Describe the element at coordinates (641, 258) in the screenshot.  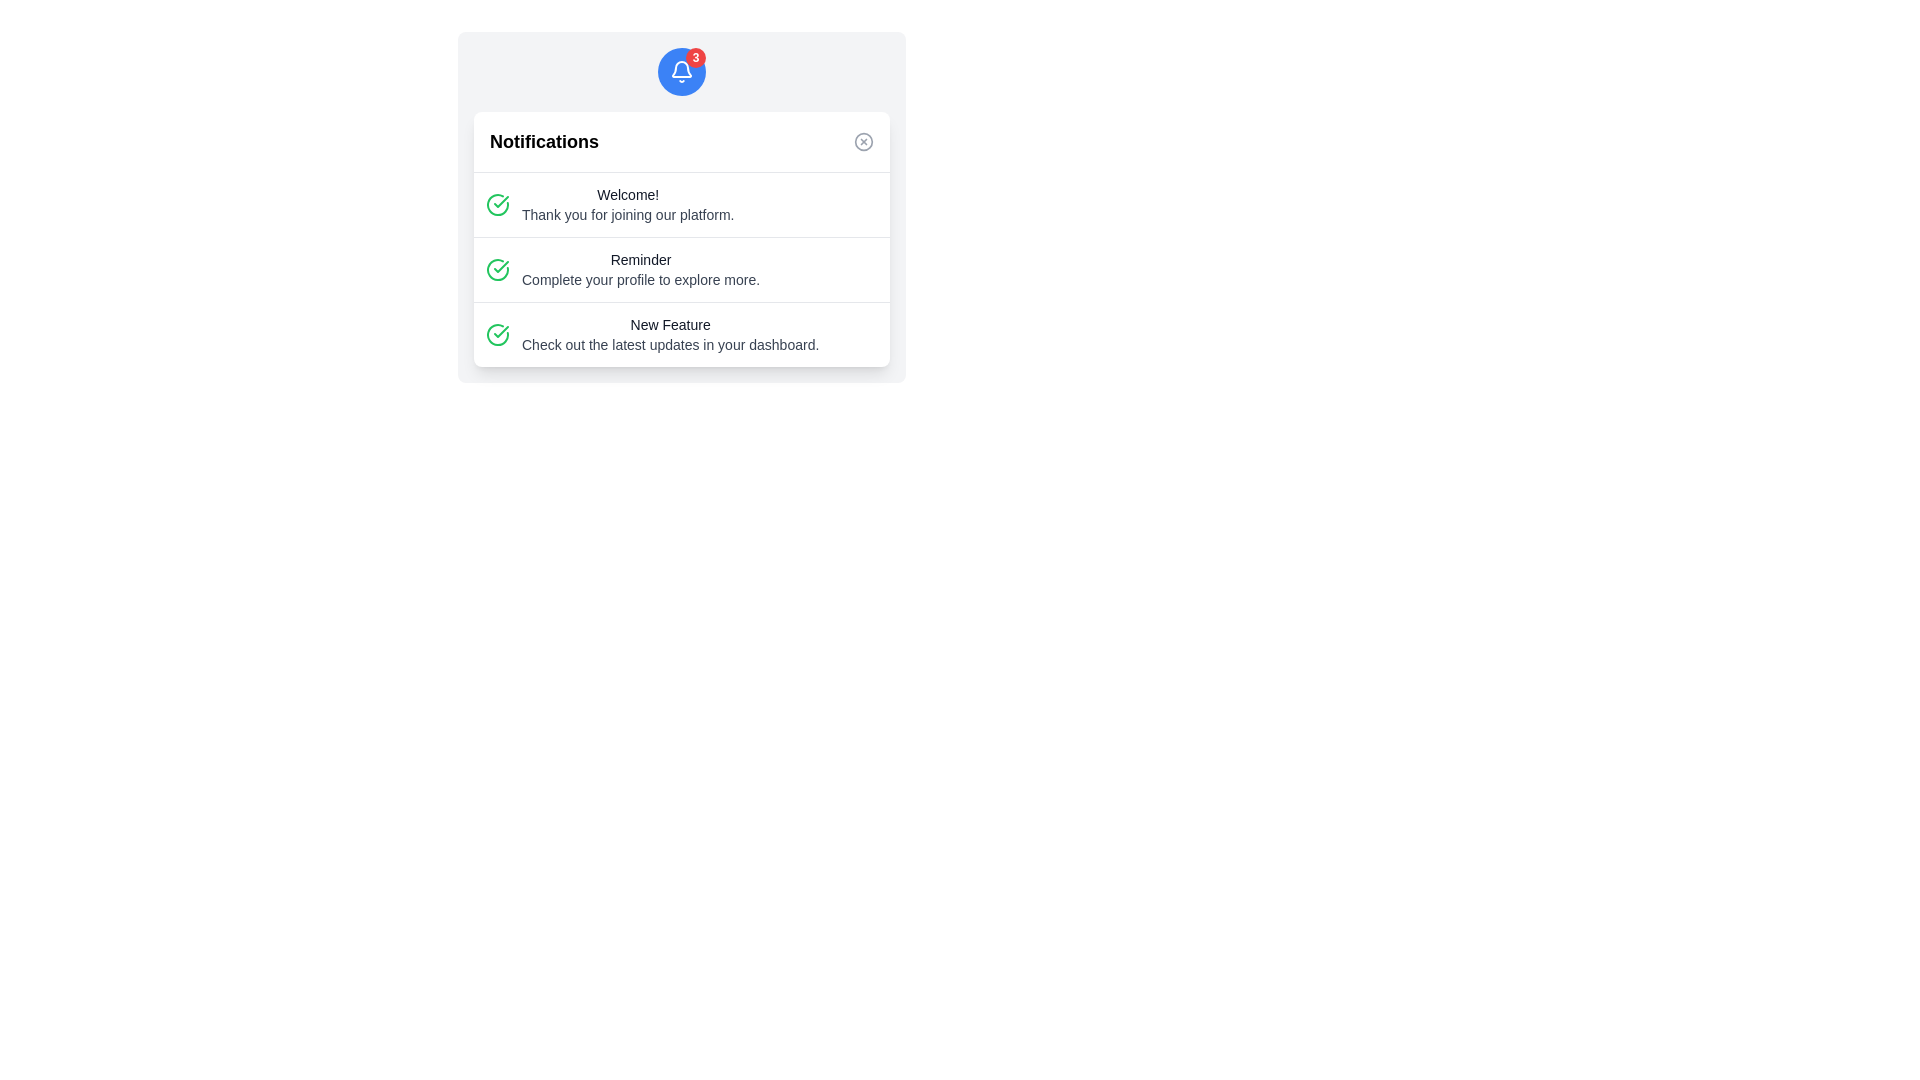
I see `the 'Reminder' text label, which is a bold, dark gray text displayed in a medium-sized sans-serif font, positioned above the 'Complete your profile` at that location.